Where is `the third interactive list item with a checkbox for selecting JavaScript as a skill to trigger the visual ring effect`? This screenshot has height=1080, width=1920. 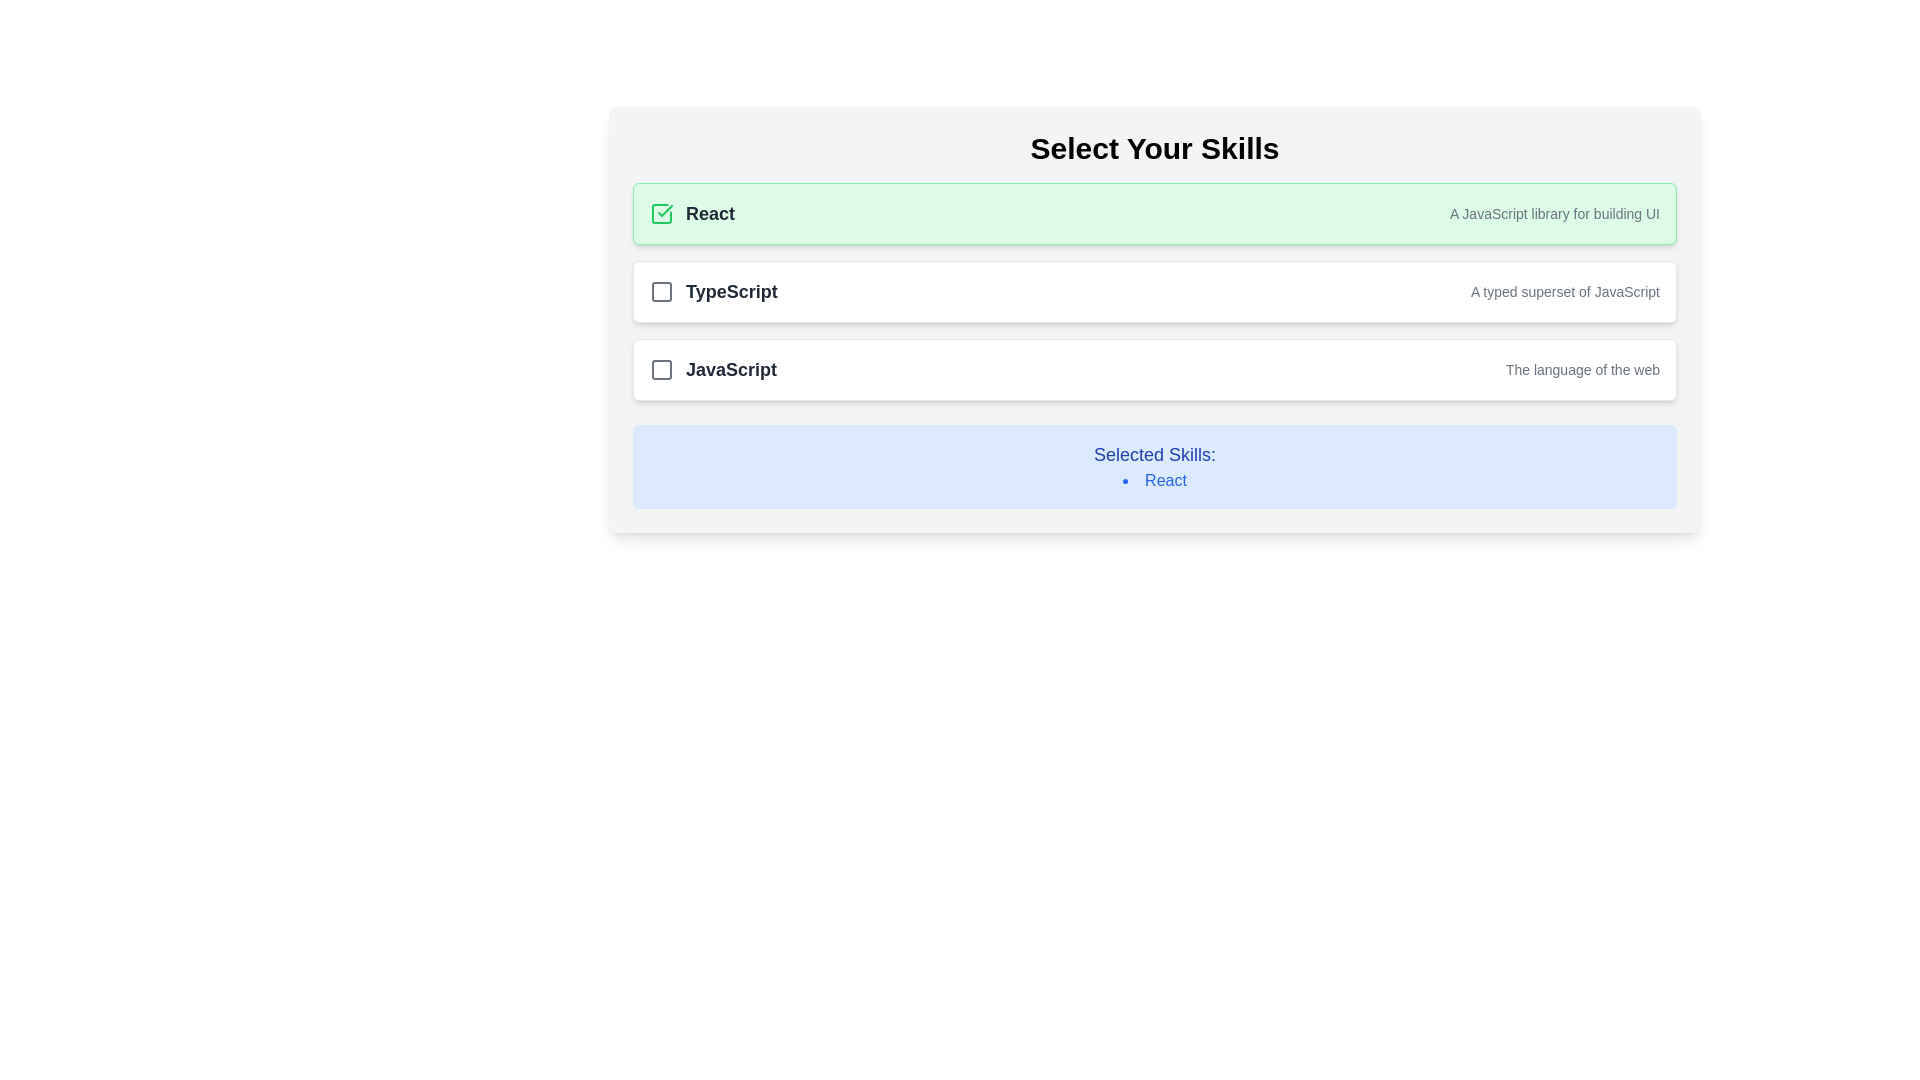
the third interactive list item with a checkbox for selecting JavaScript as a skill to trigger the visual ring effect is located at coordinates (1155, 370).